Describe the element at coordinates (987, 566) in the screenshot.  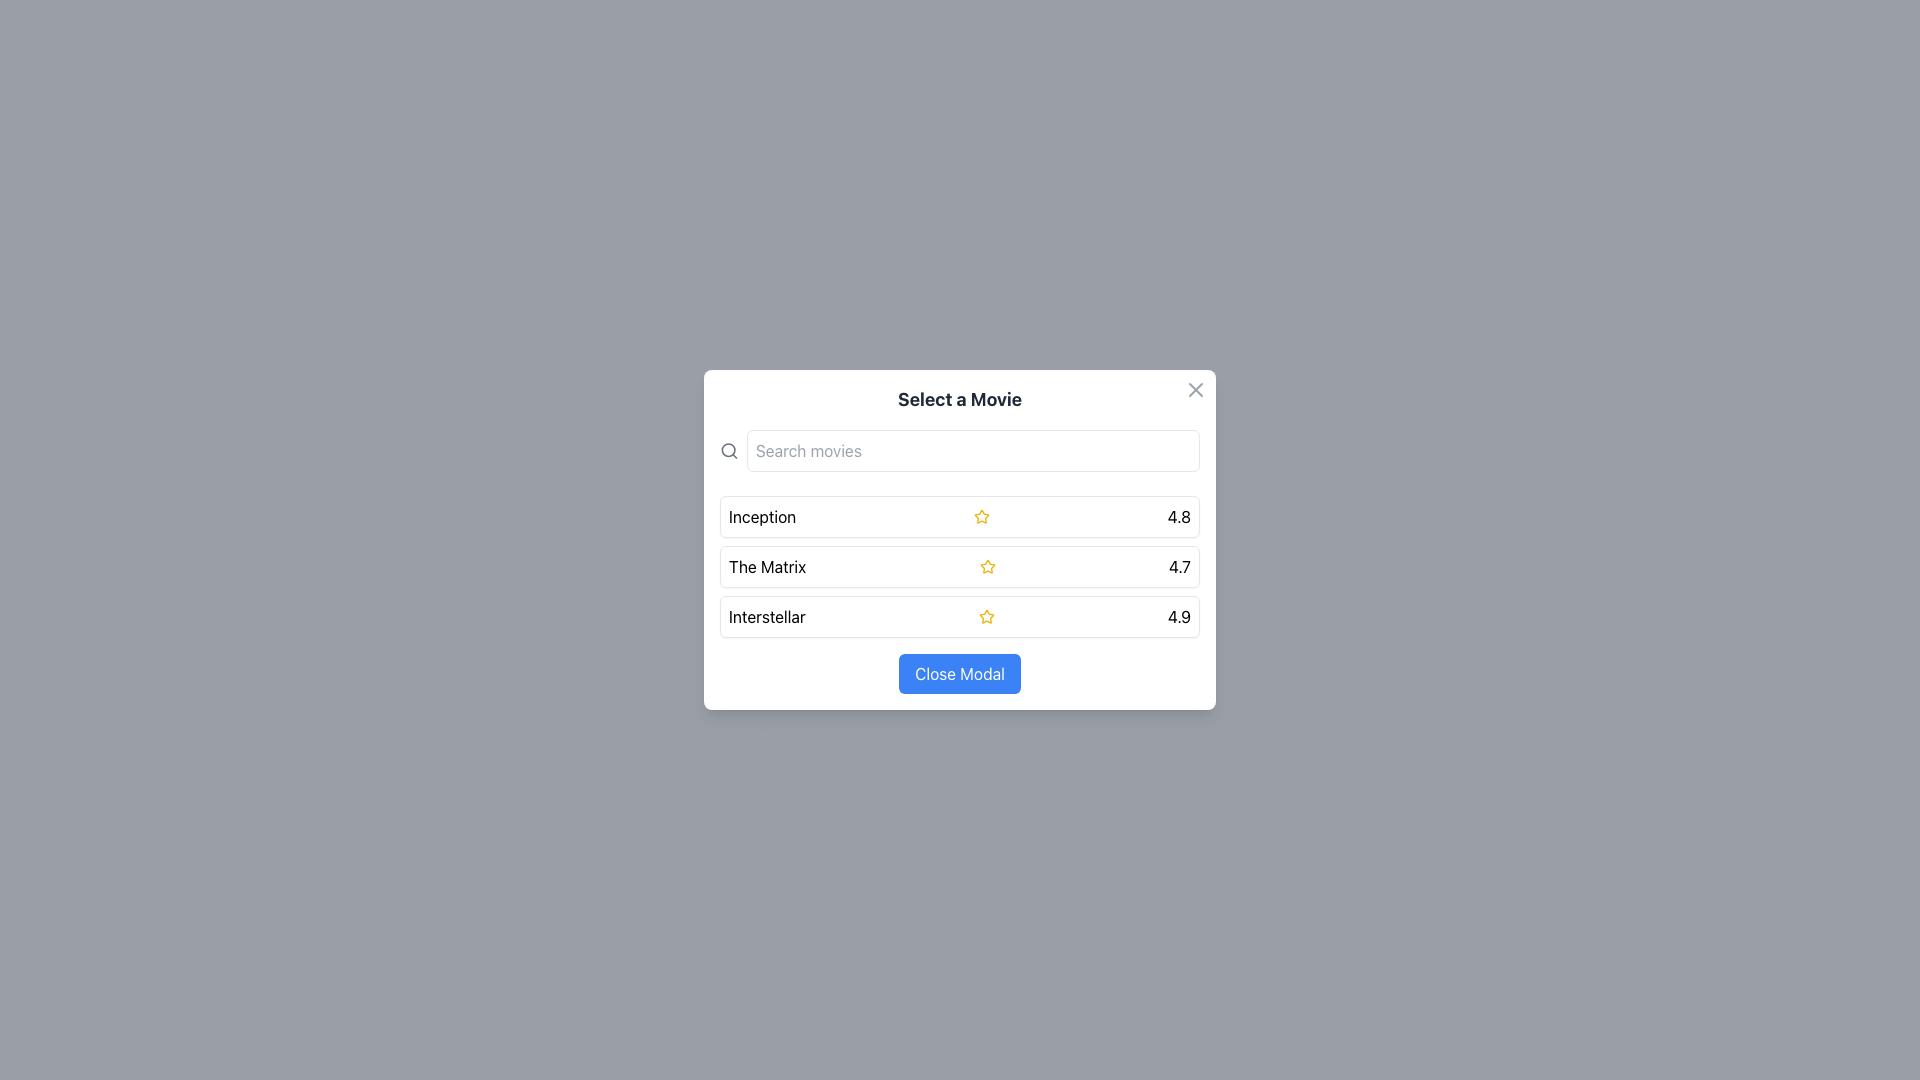
I see `the yellow star-shaped icon representing the rating for 'The Matrix'` at that location.